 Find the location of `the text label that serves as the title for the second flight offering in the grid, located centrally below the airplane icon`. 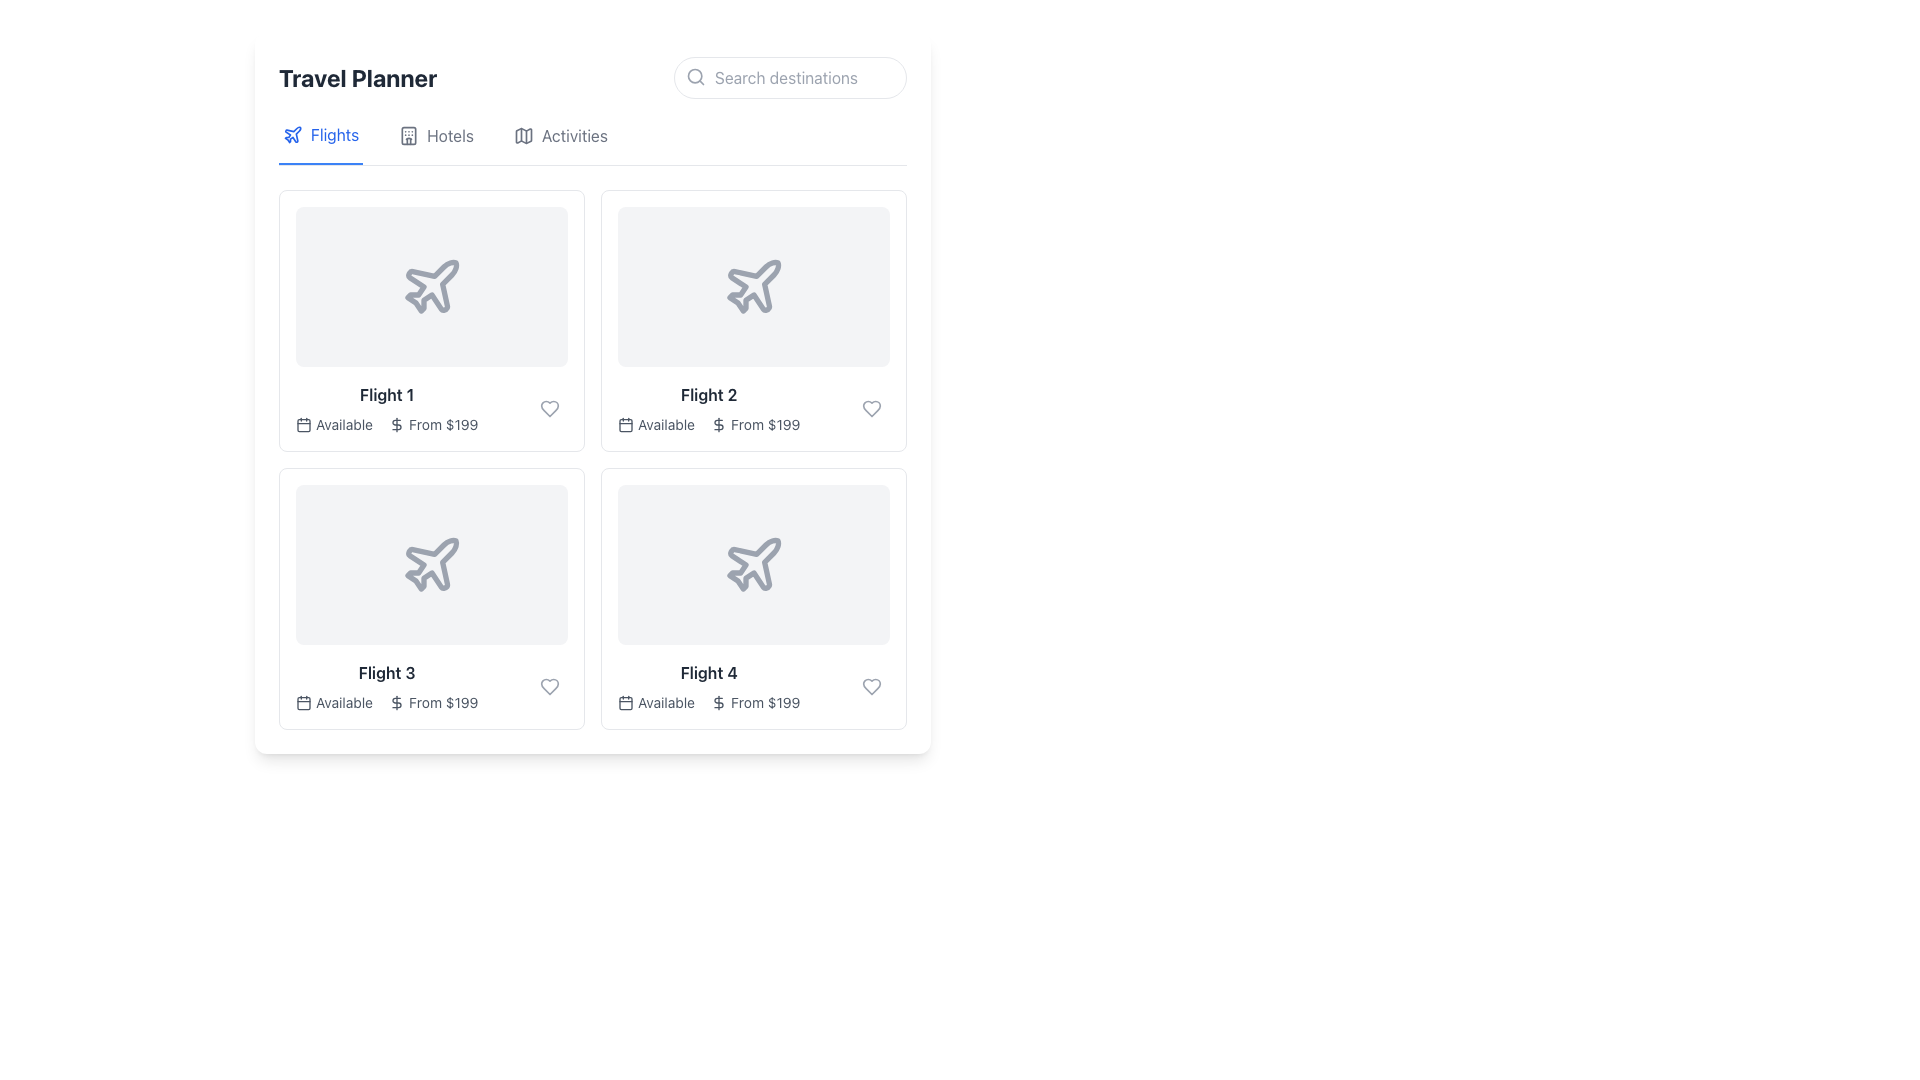

the text label that serves as the title for the second flight offering in the grid, located centrally below the airplane icon is located at coordinates (709, 394).